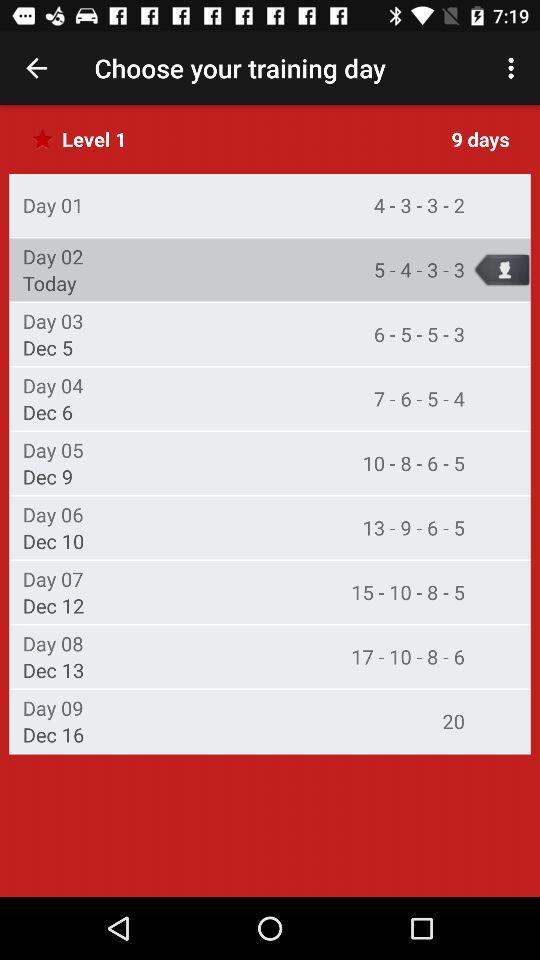 This screenshot has width=540, height=960. I want to click on icon next to 5 4 3, so click(49, 282).